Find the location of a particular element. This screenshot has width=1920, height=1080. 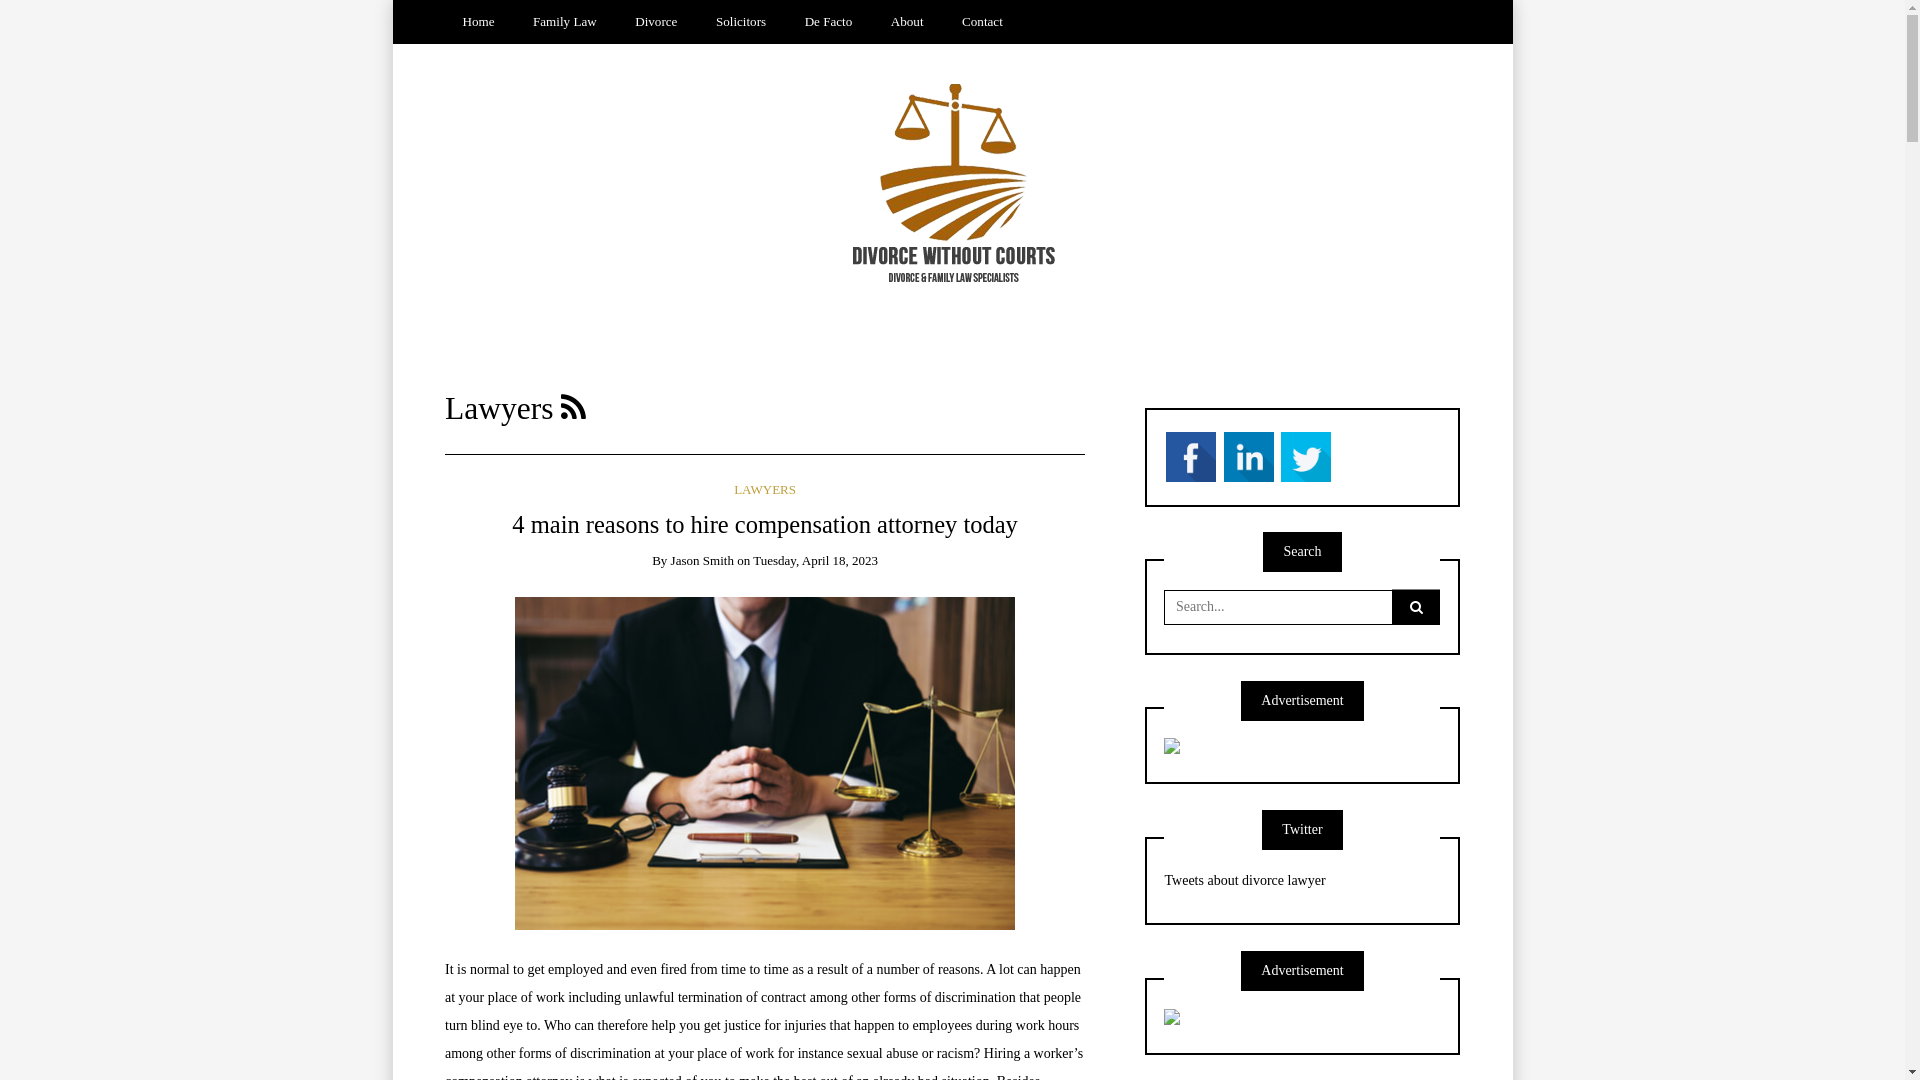

'LAWYERS' is located at coordinates (763, 489).